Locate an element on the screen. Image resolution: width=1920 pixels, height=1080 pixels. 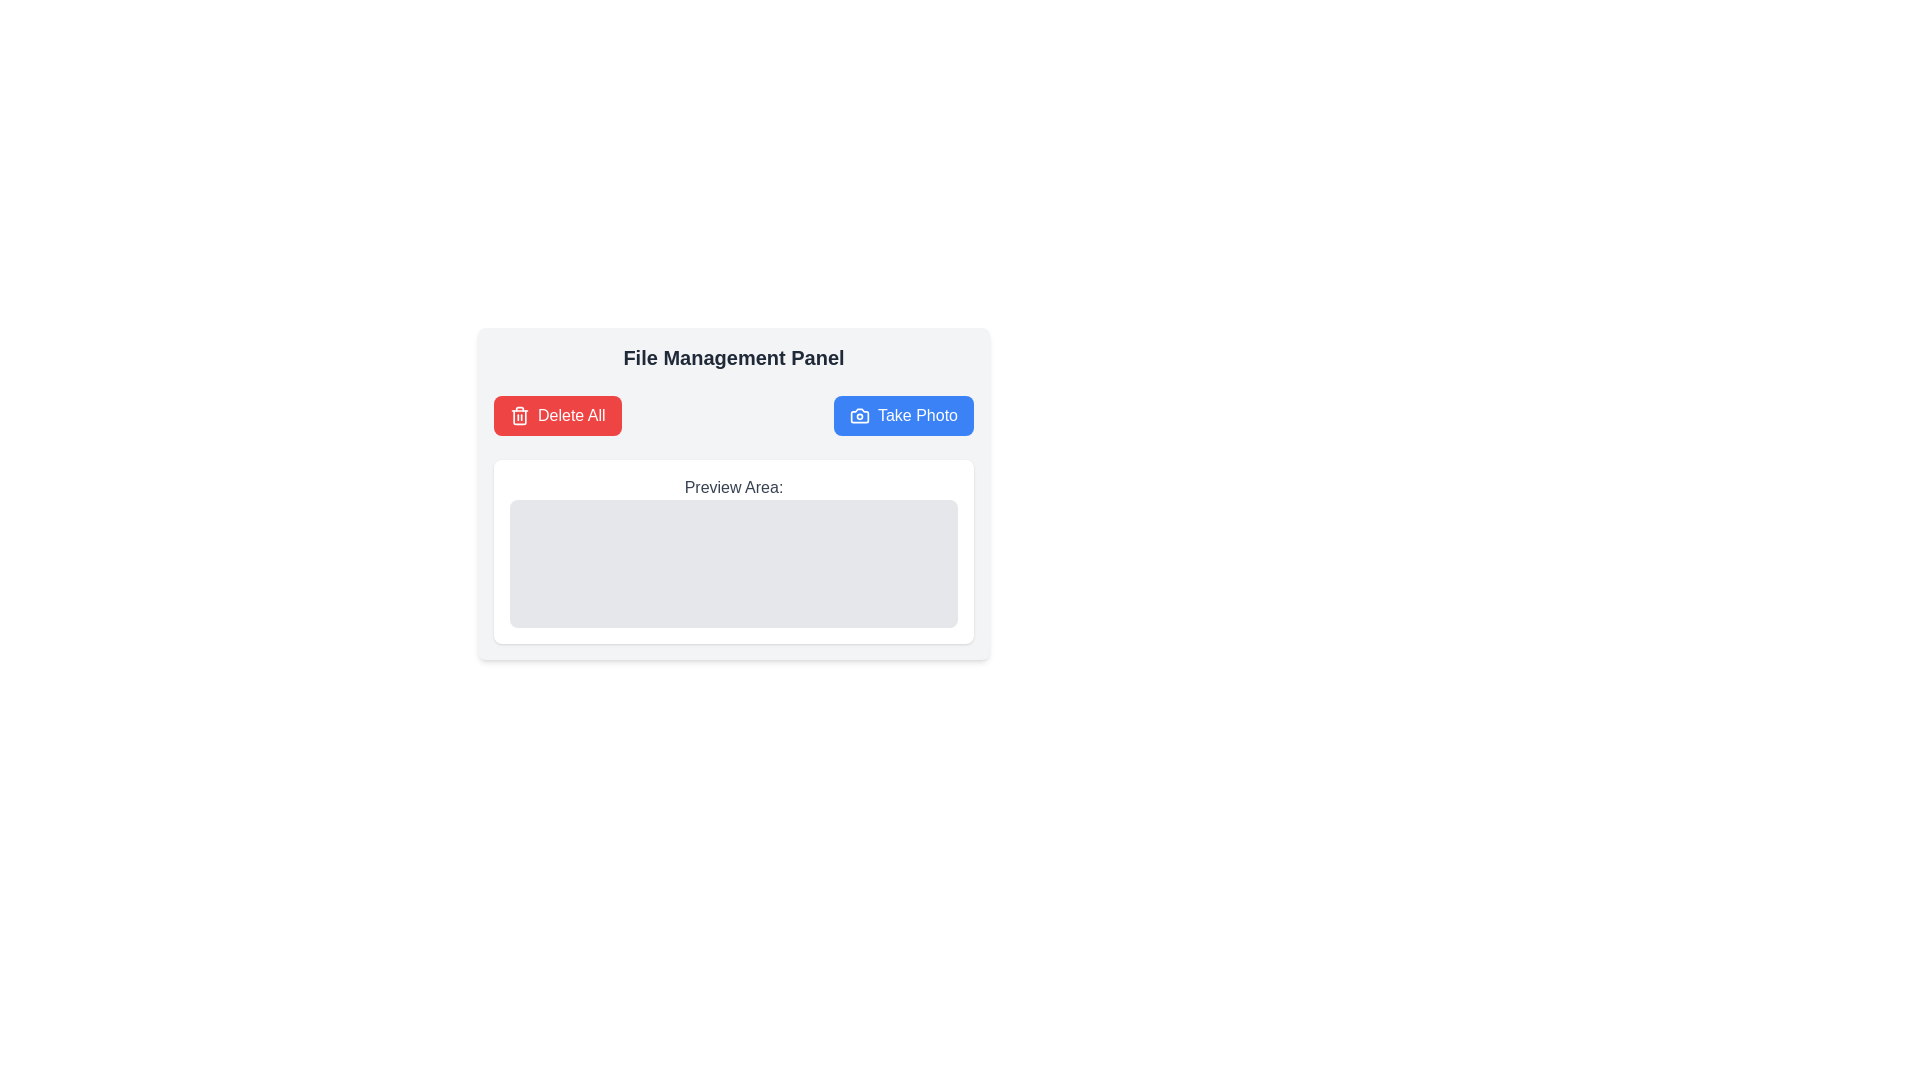
the camera icon located inside the blue 'Take Photo' button at the top-right corner of the interface panel is located at coordinates (859, 415).